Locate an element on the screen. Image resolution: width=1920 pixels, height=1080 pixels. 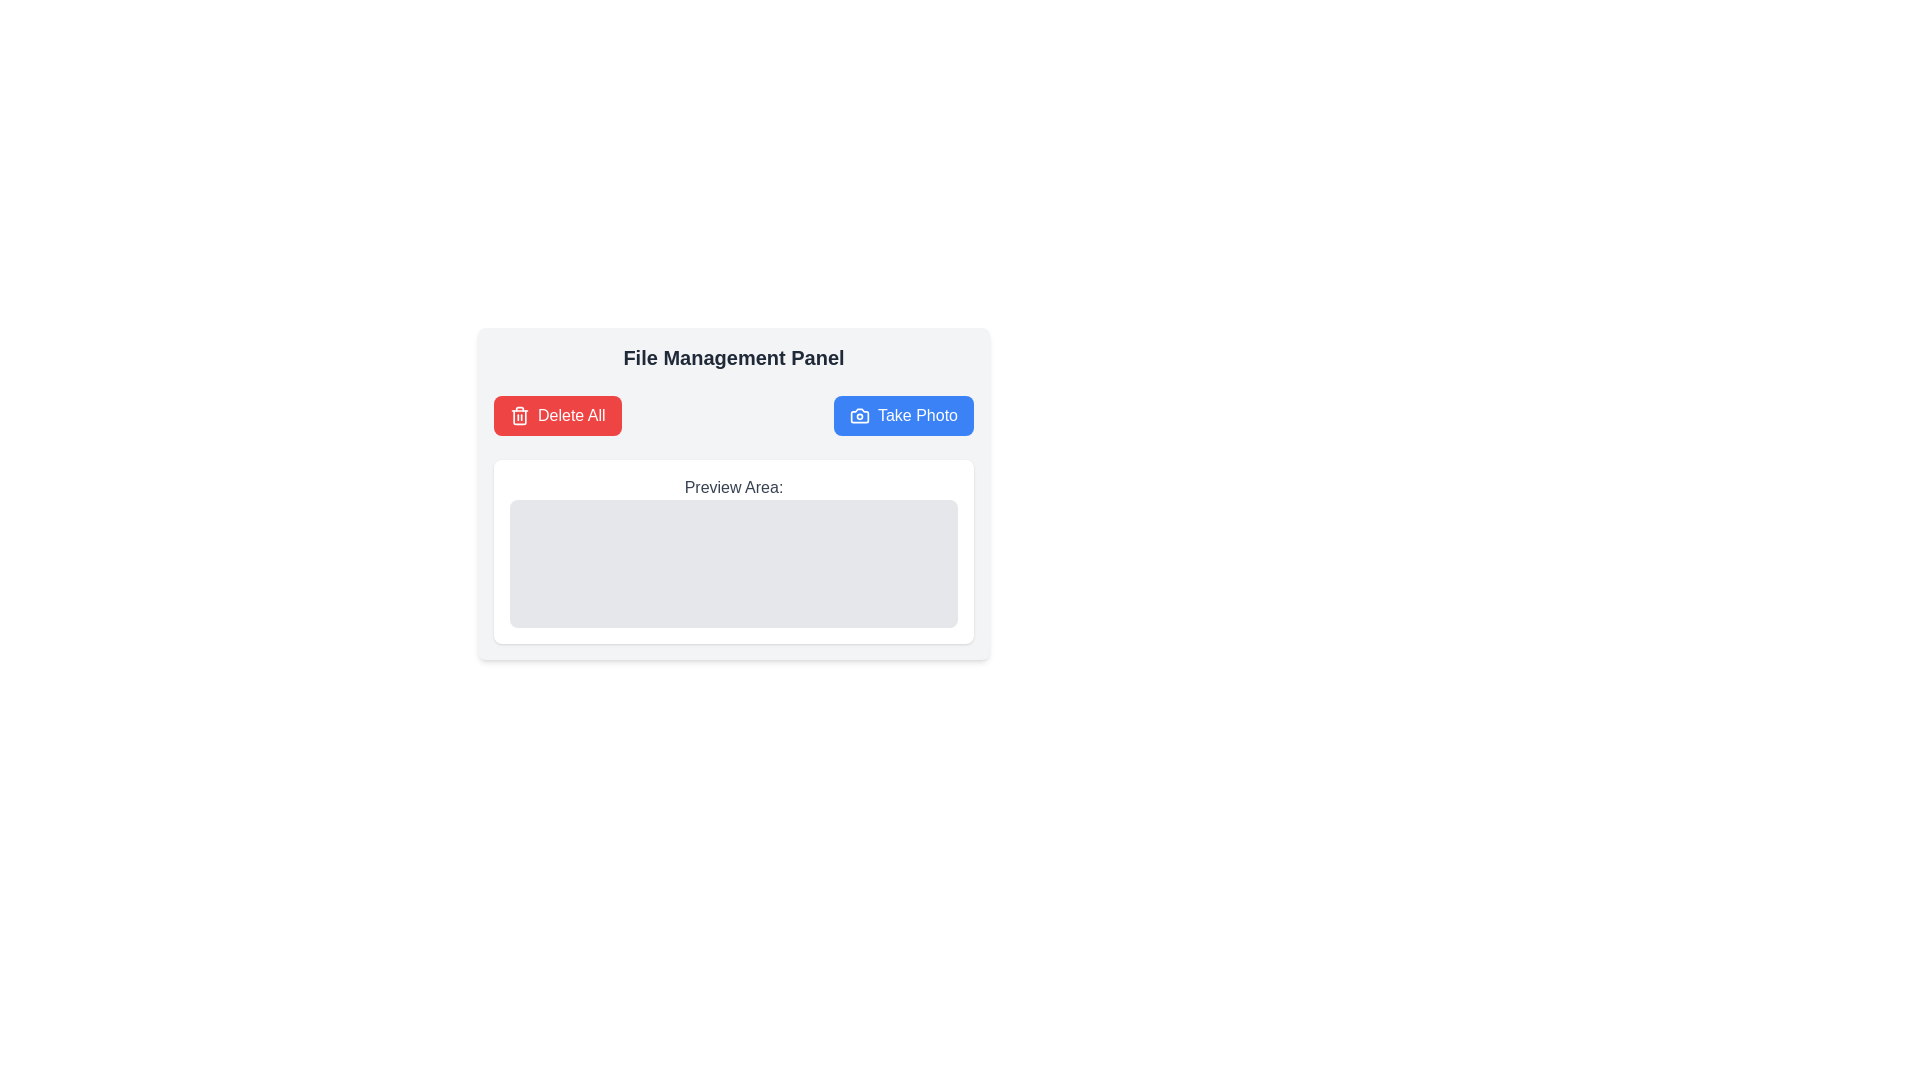
the camera icon located inside the blue 'Take Photo' button at the top-right corner of the interface panel is located at coordinates (859, 415).